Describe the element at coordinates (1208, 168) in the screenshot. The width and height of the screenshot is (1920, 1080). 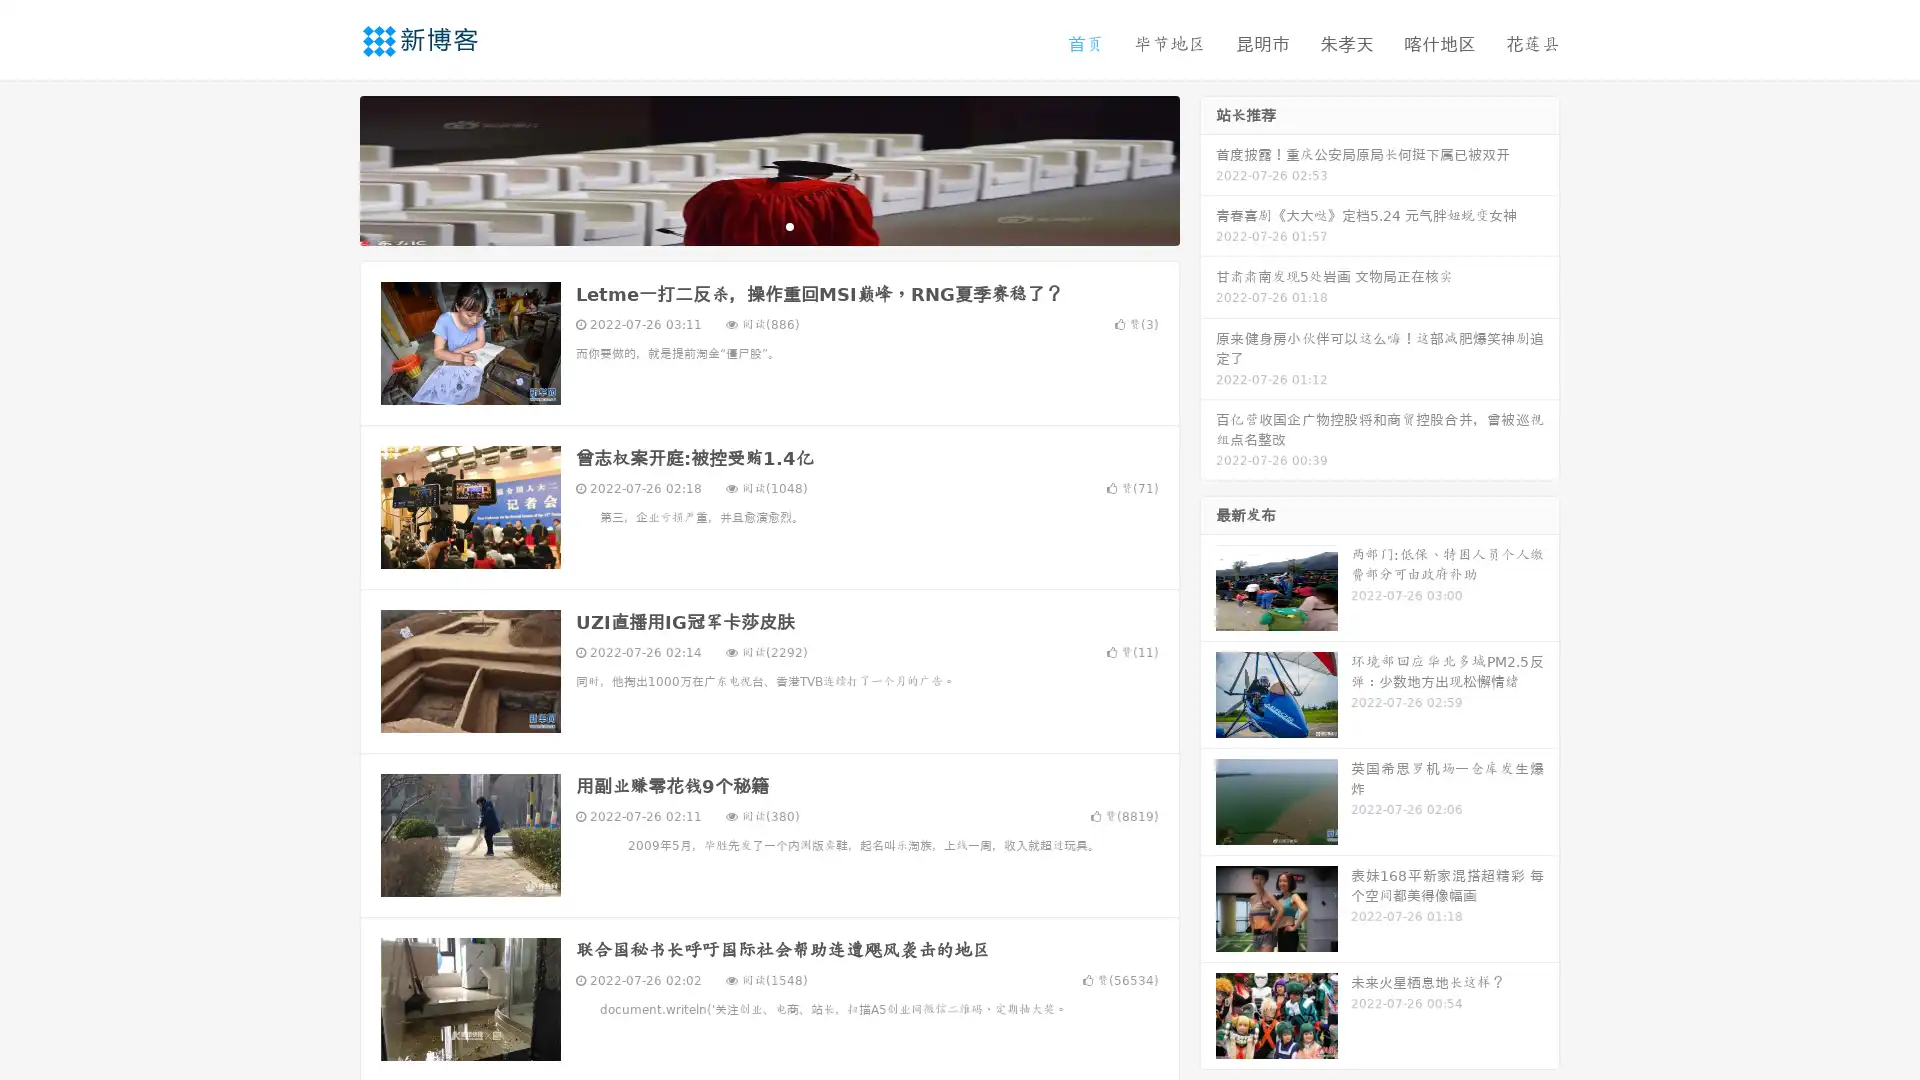
I see `Next slide` at that location.